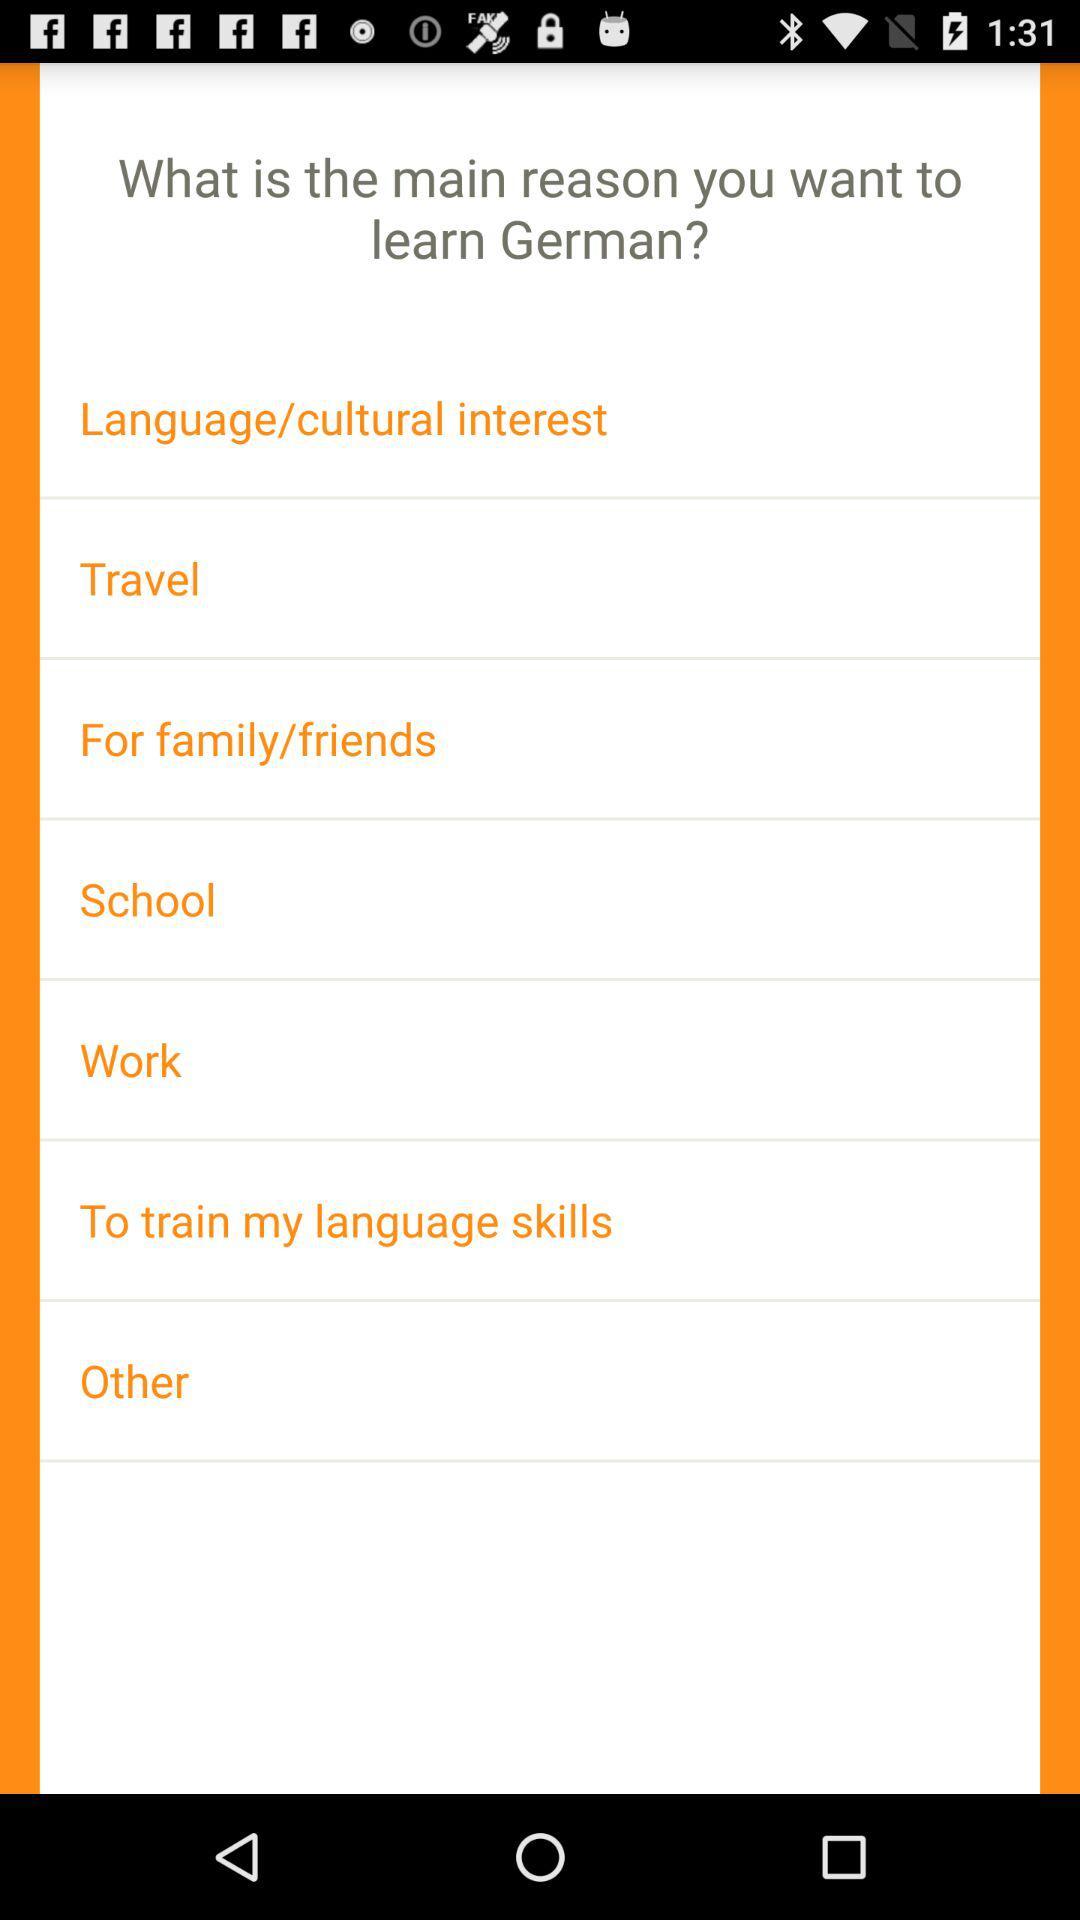 This screenshot has height=1920, width=1080. Describe the element at coordinates (540, 737) in the screenshot. I see `item above the school app` at that location.